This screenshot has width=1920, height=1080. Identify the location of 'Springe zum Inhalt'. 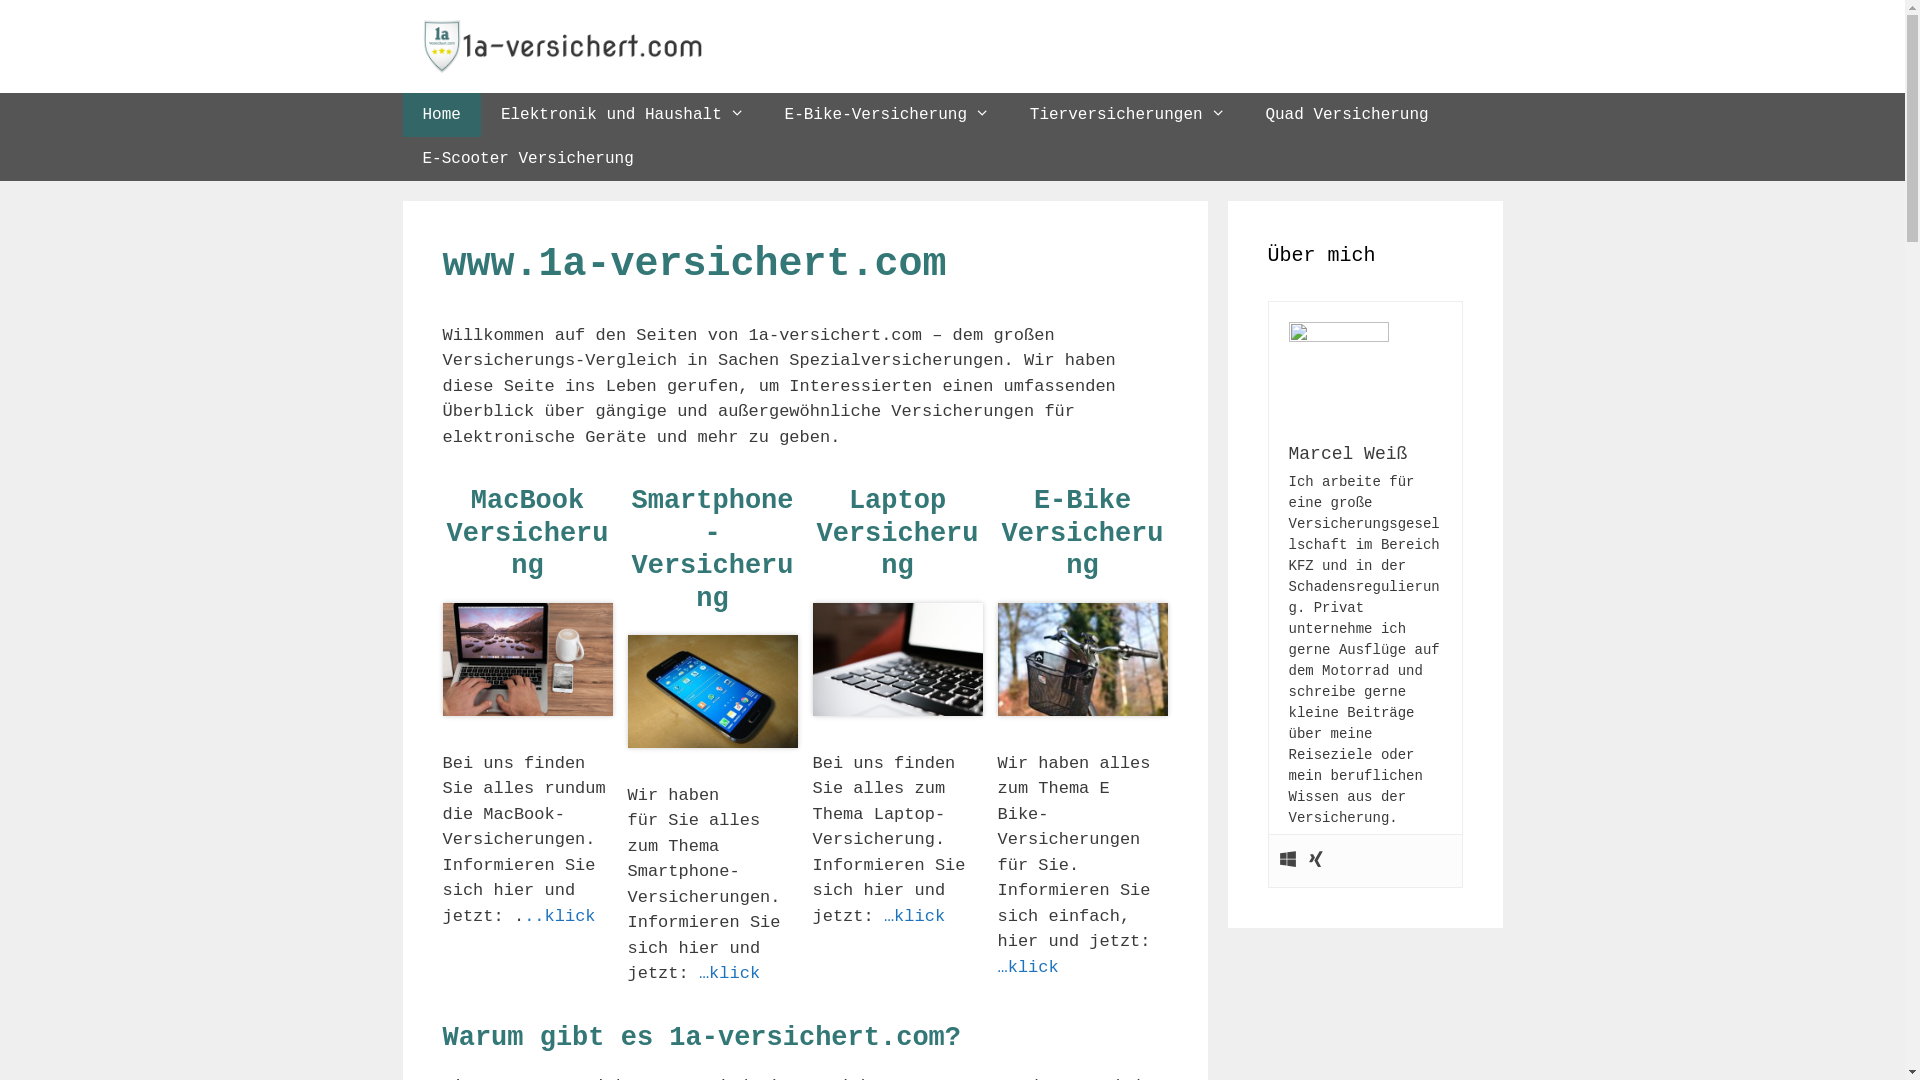
(0, 0).